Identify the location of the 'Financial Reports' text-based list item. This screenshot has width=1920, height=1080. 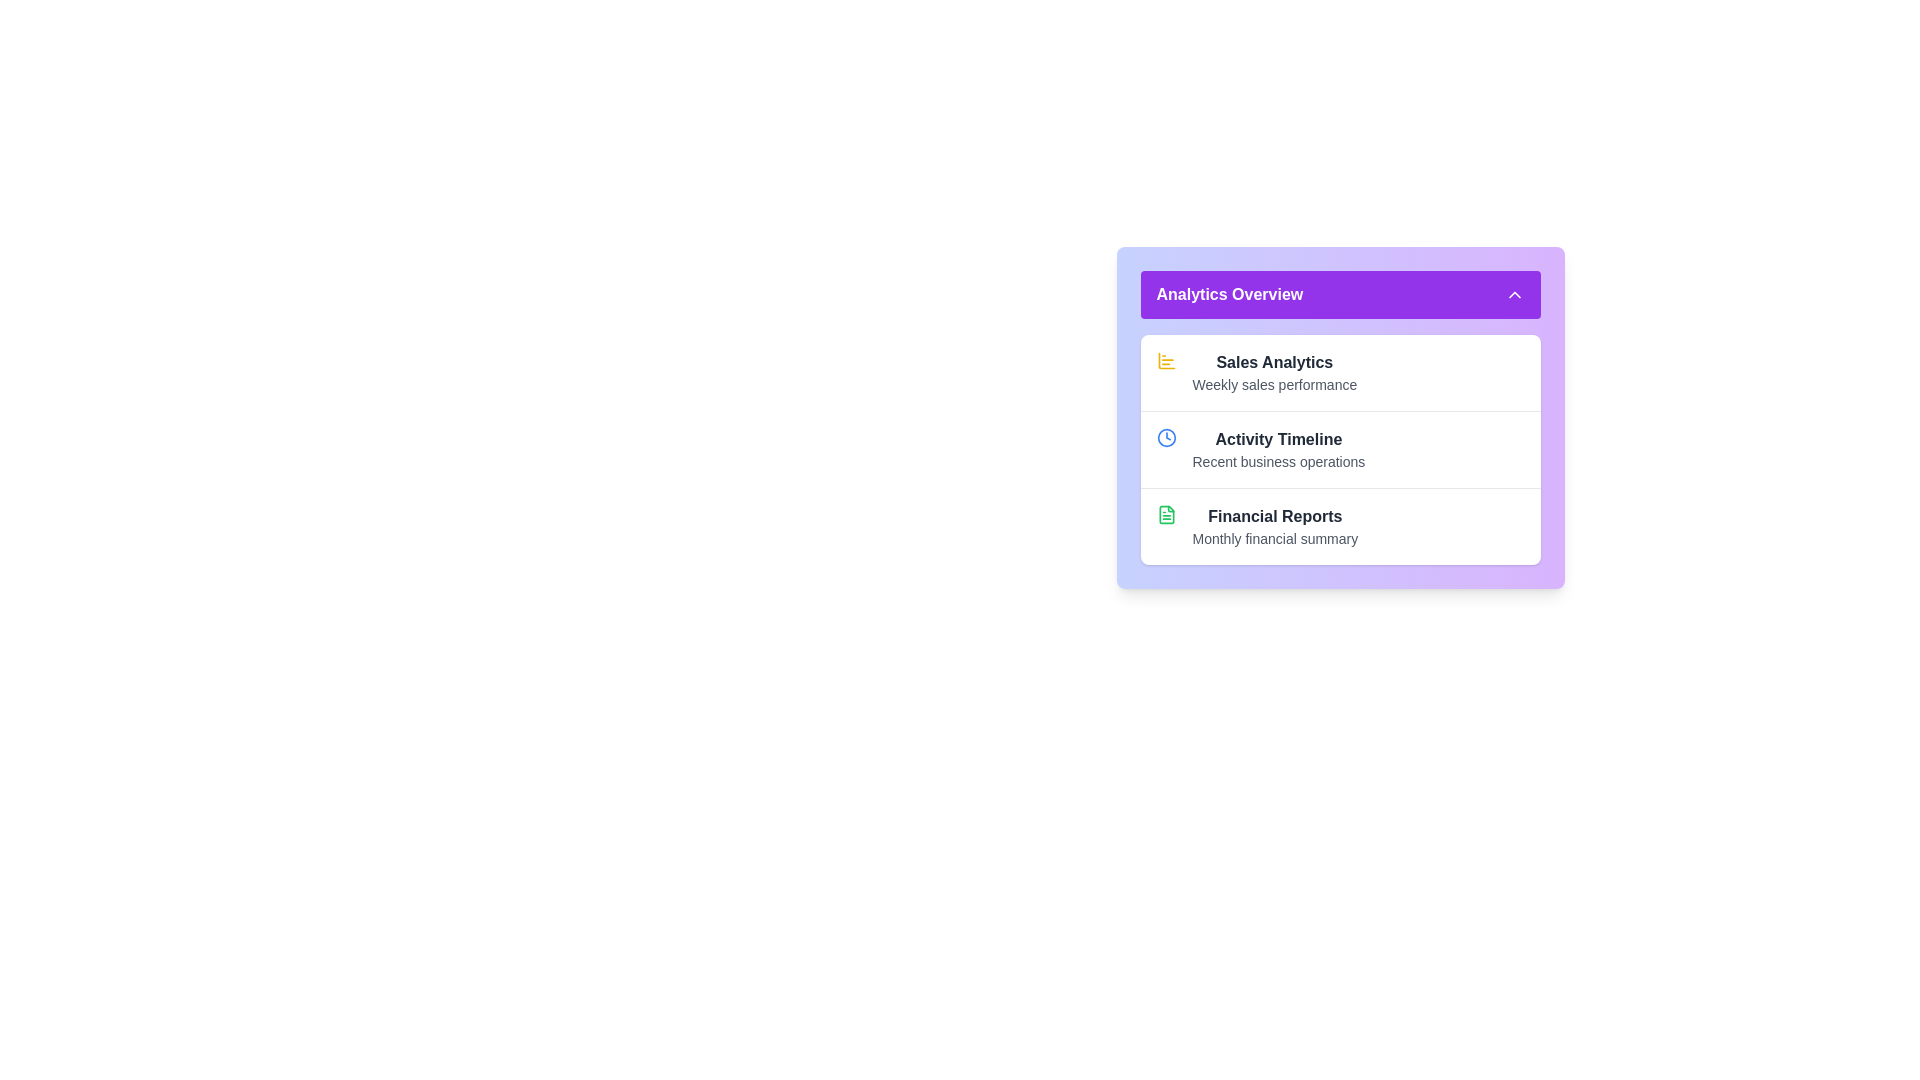
(1274, 526).